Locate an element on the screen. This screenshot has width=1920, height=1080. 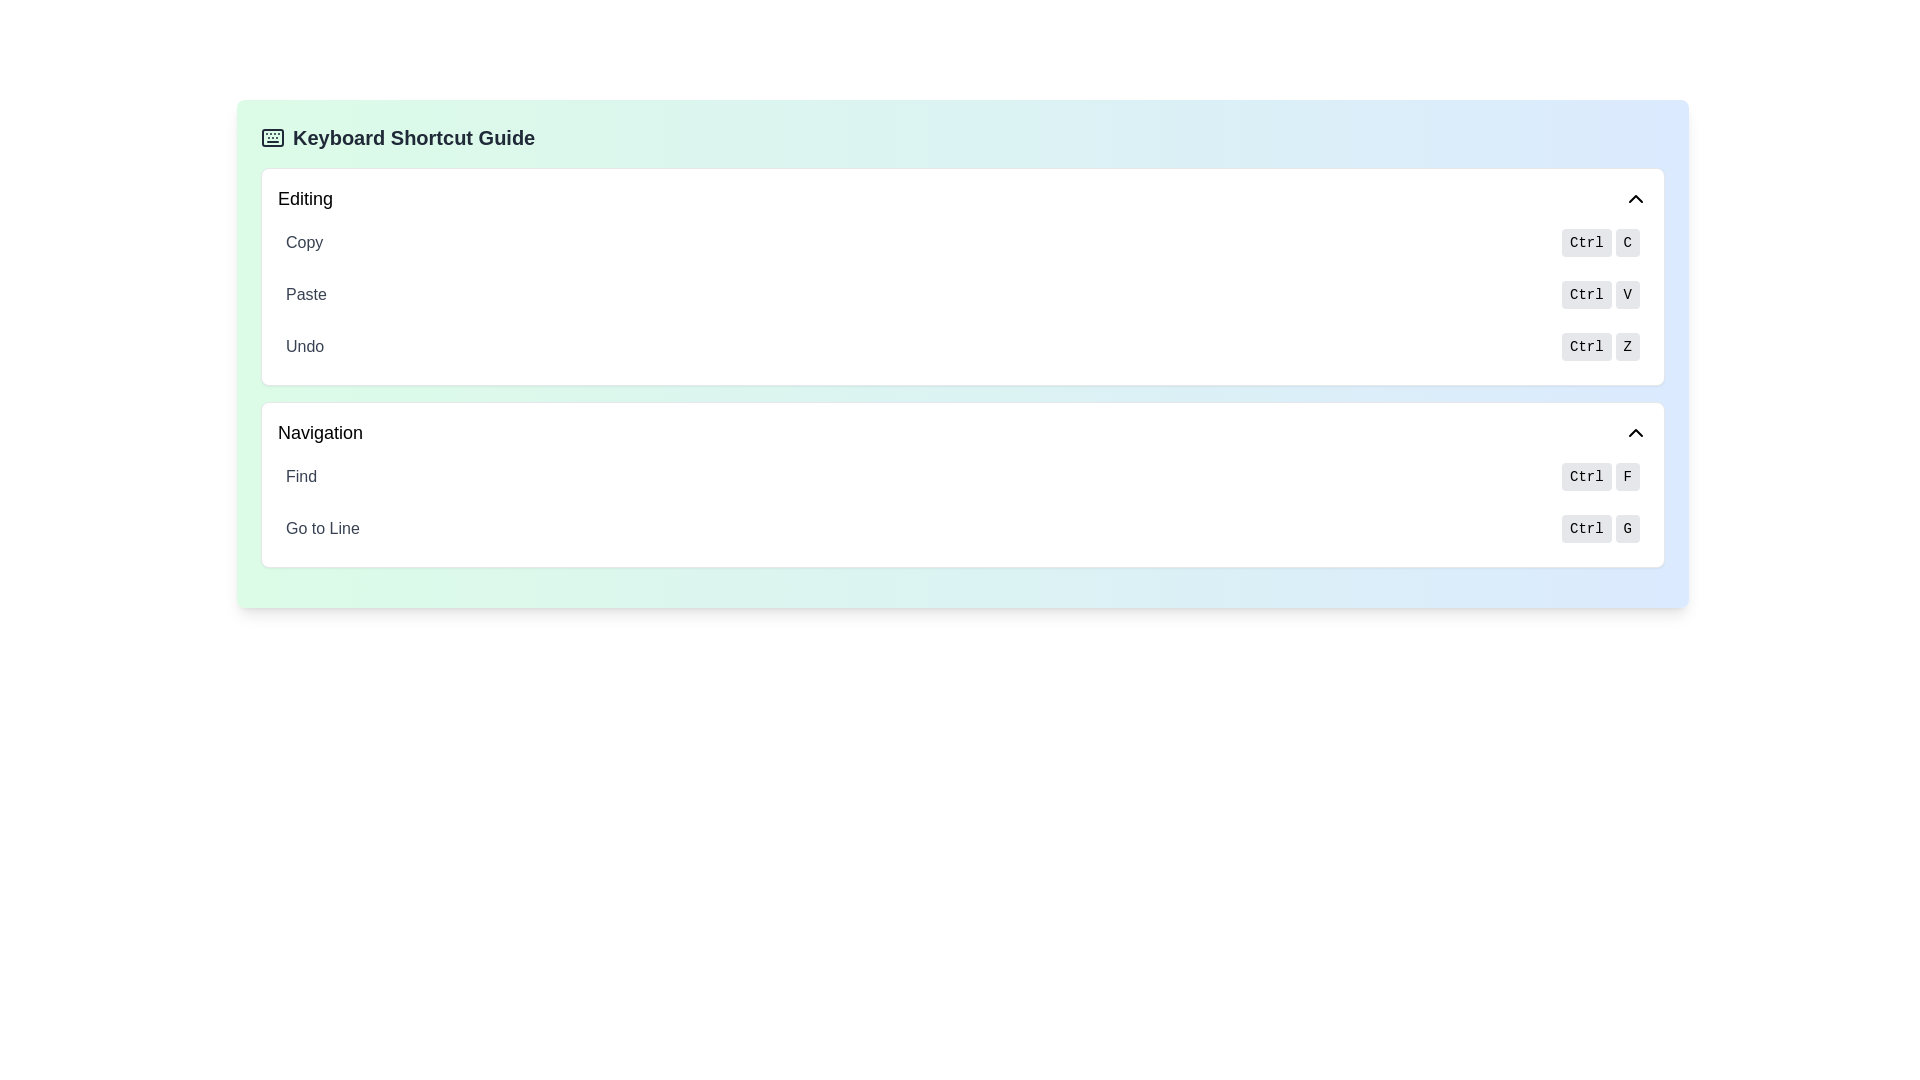
label of the keyboard shortcut component displaying 'Ctrl' and 'G', which is part of the 'Go to Line' navigation section is located at coordinates (1600, 527).